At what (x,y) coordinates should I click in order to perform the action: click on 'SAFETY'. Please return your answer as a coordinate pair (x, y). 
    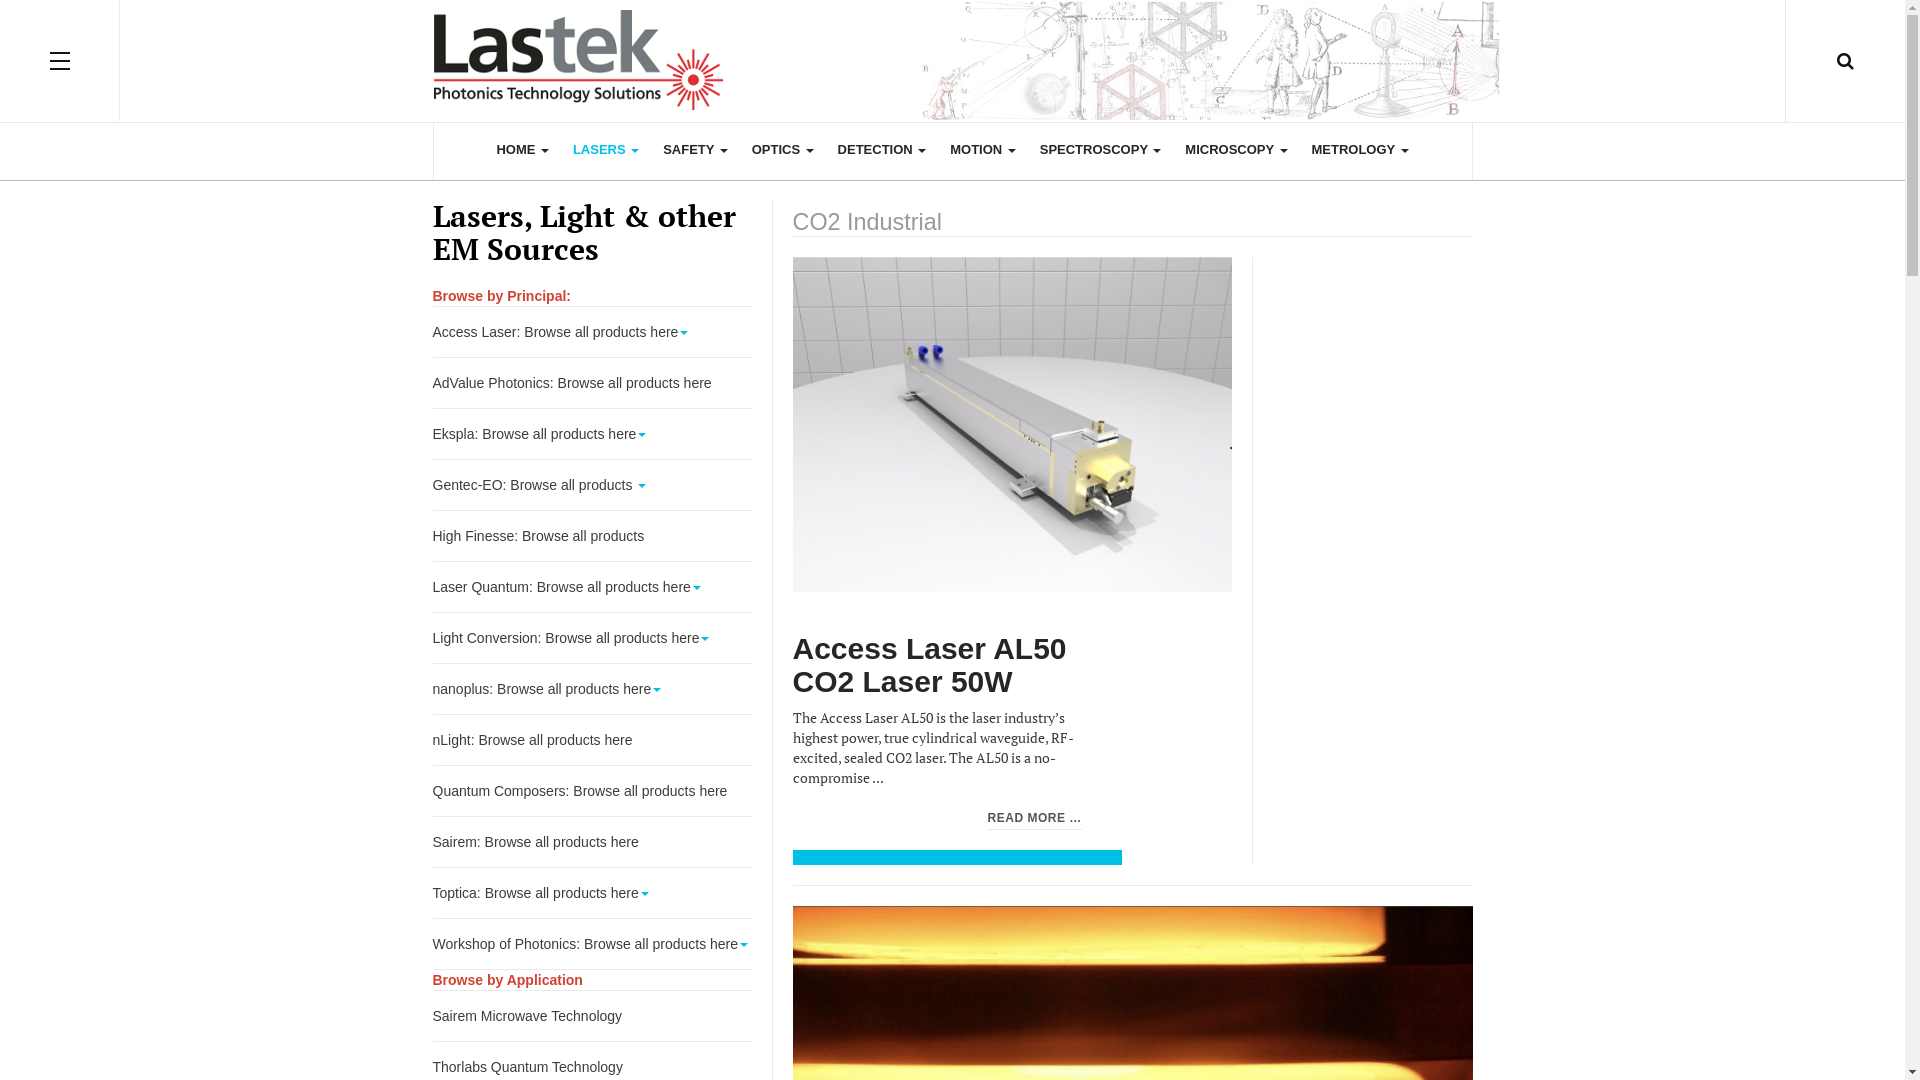
    Looking at the image, I should click on (695, 149).